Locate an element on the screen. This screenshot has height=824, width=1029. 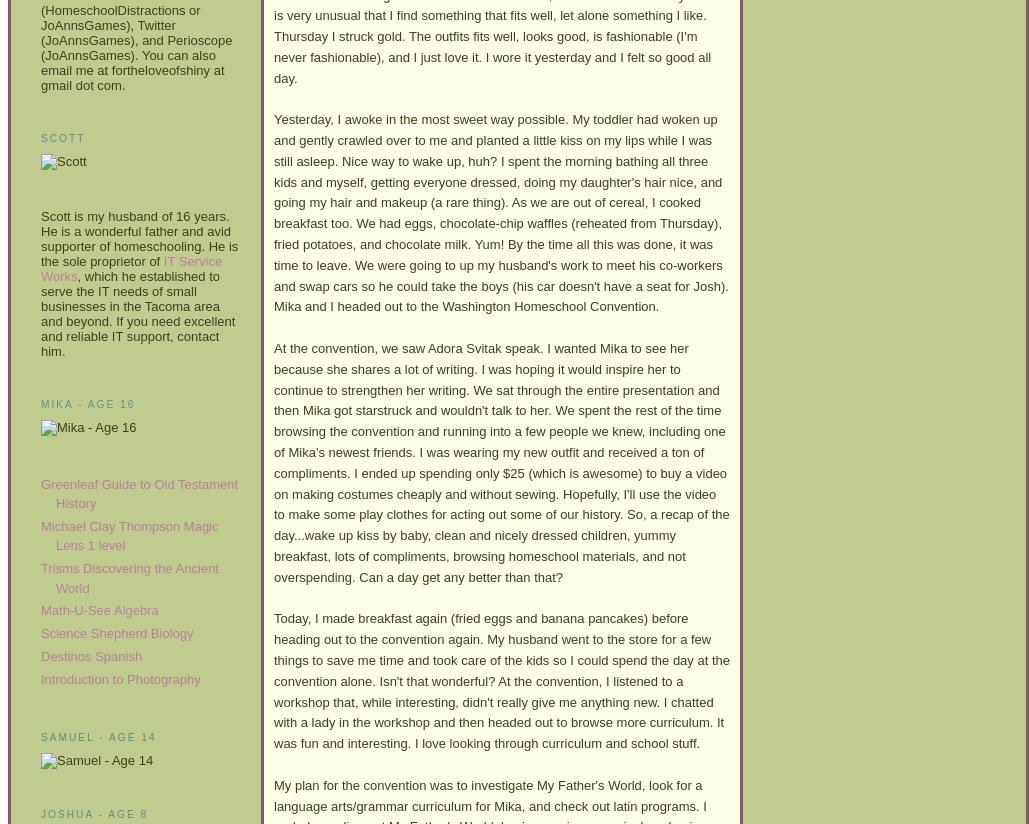
'IT Service Works' is located at coordinates (130, 267).